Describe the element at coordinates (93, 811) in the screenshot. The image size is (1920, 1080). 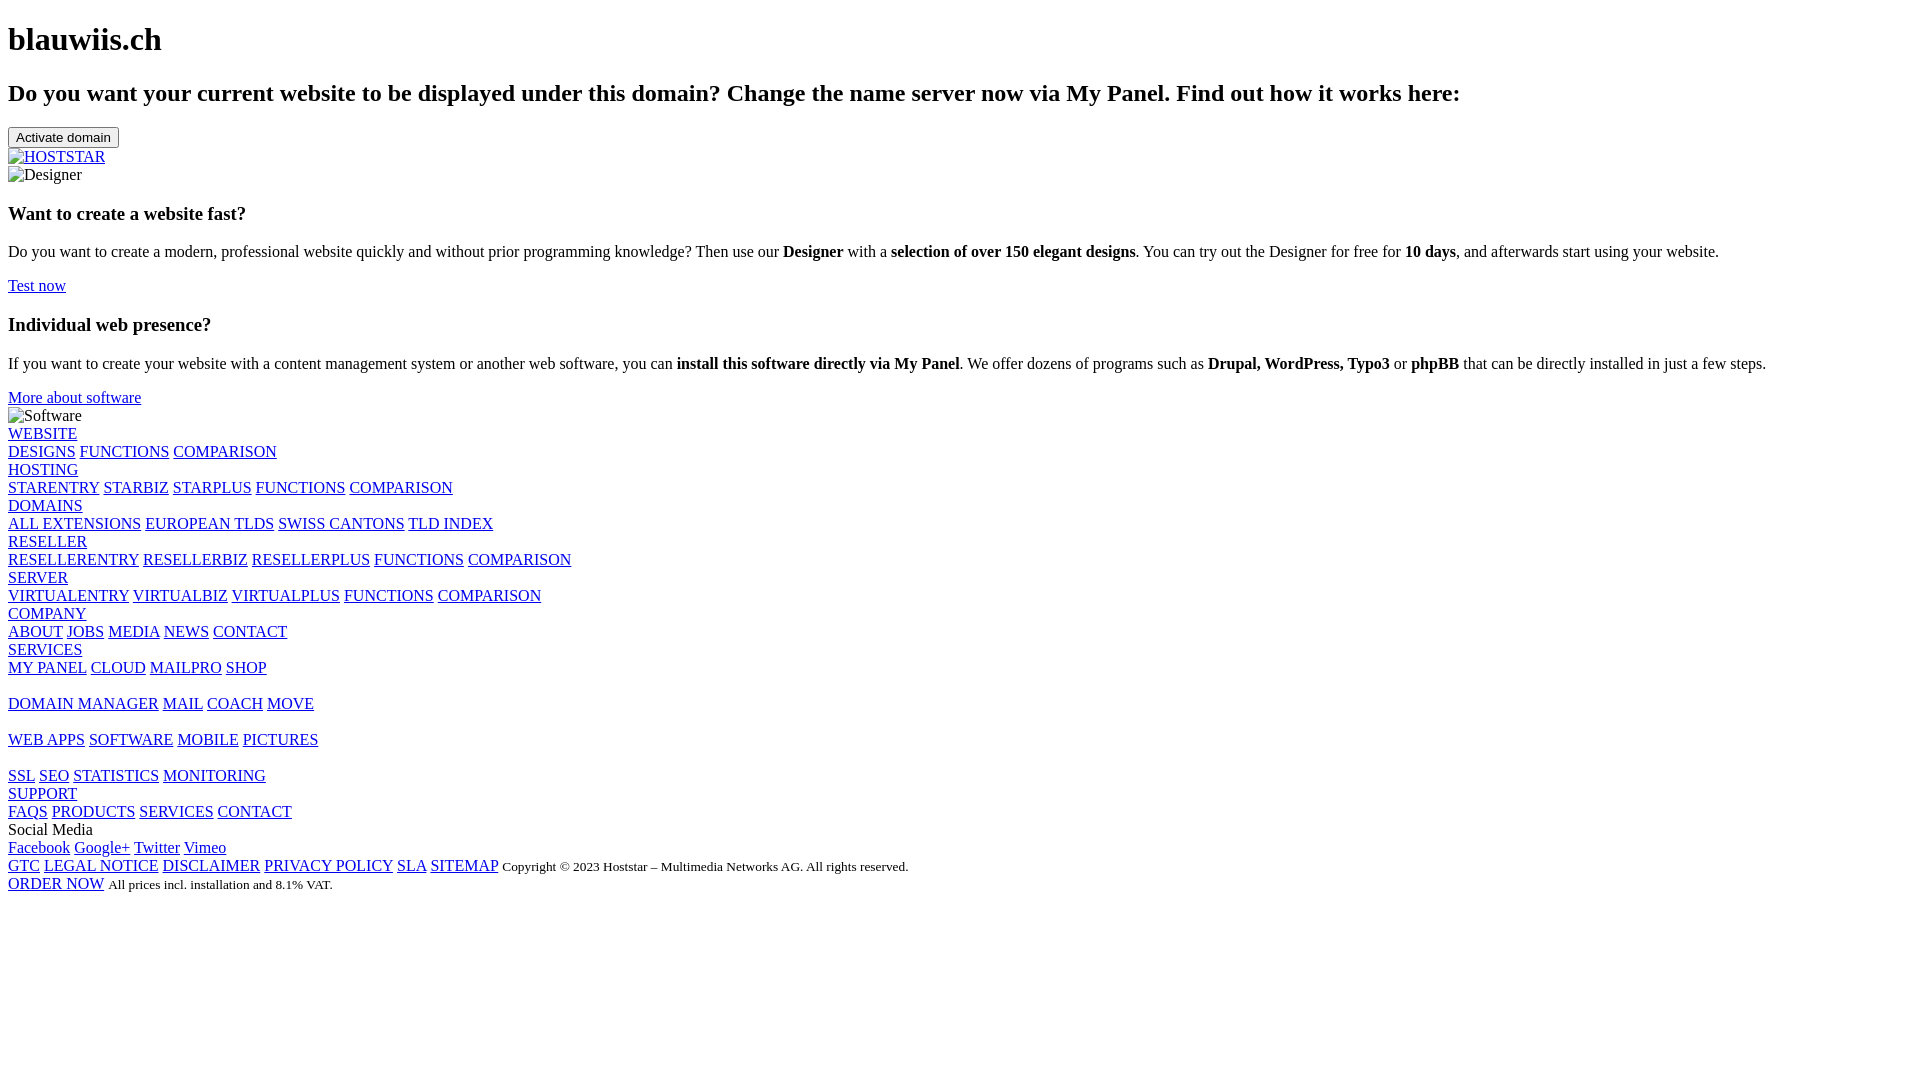
I see `'PRODUCTS'` at that location.